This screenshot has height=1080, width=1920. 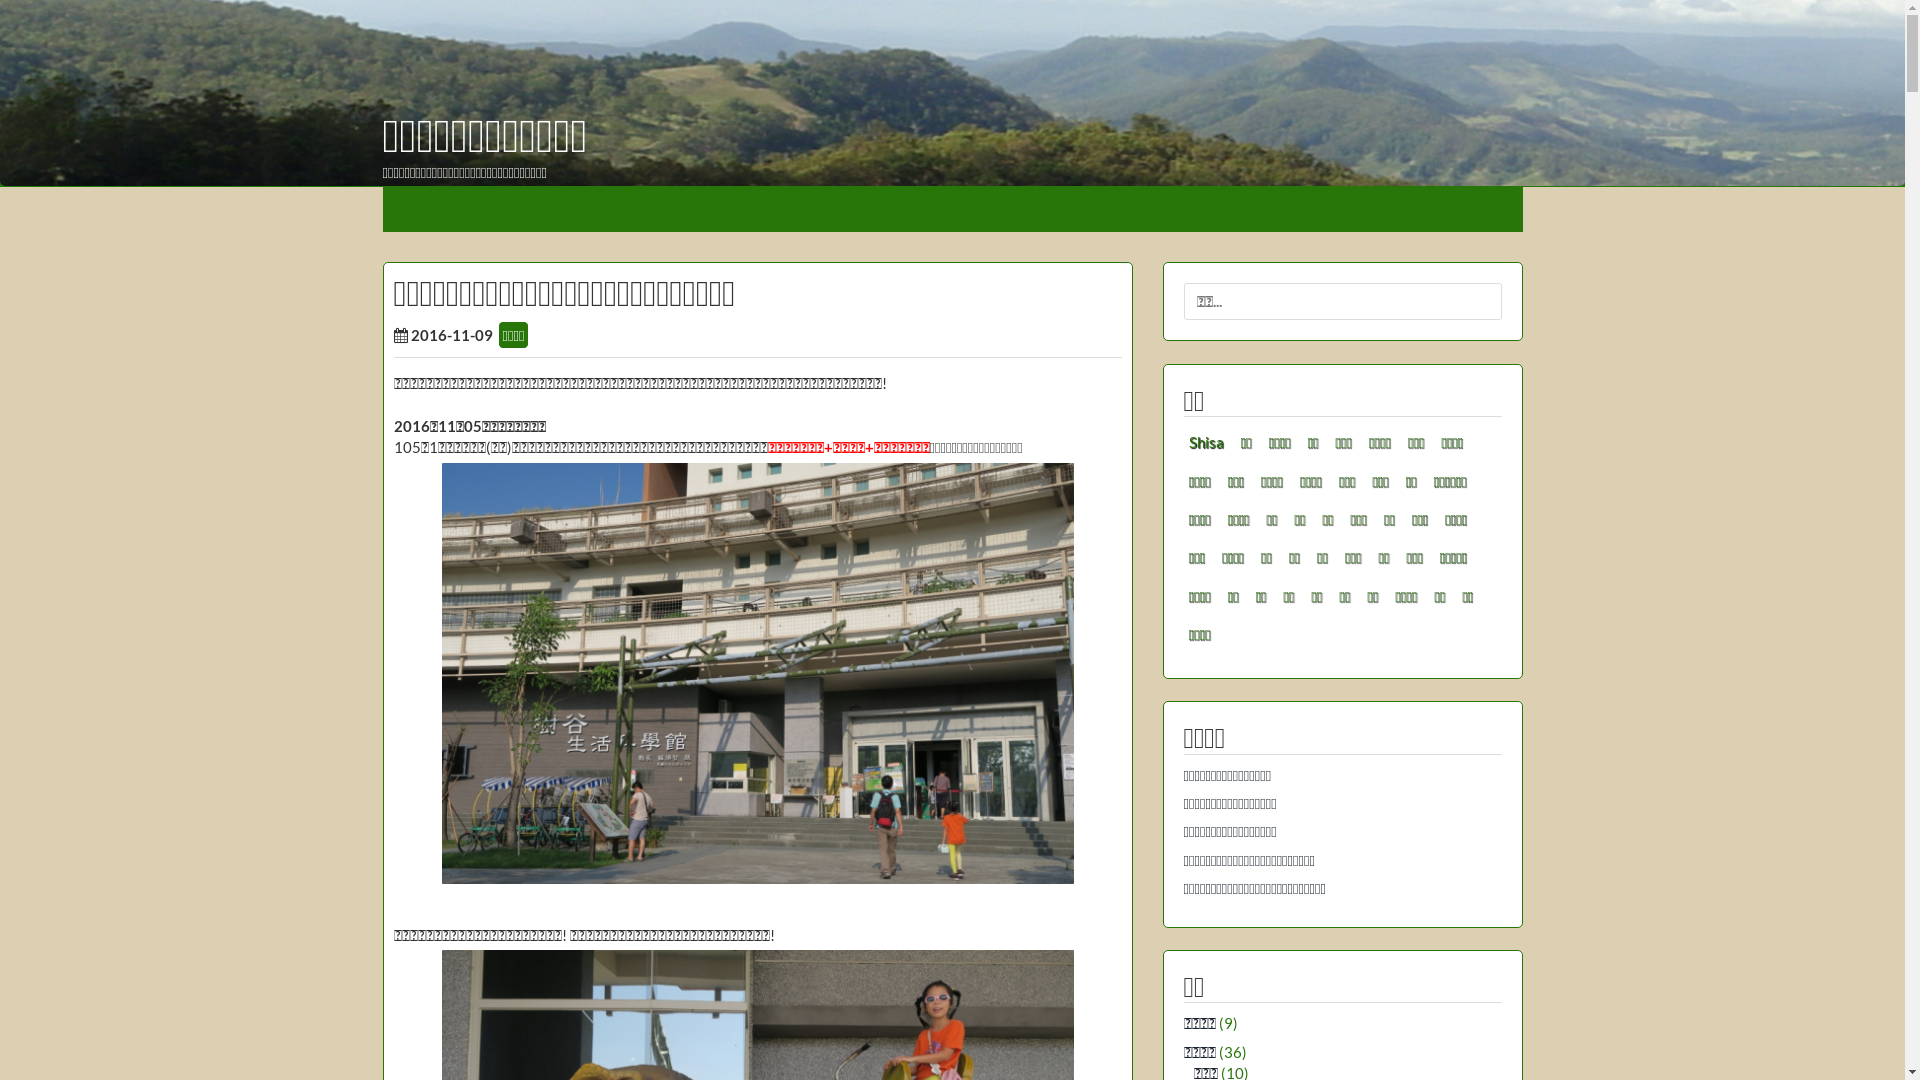 I want to click on 'Shisa', so click(x=1205, y=441).